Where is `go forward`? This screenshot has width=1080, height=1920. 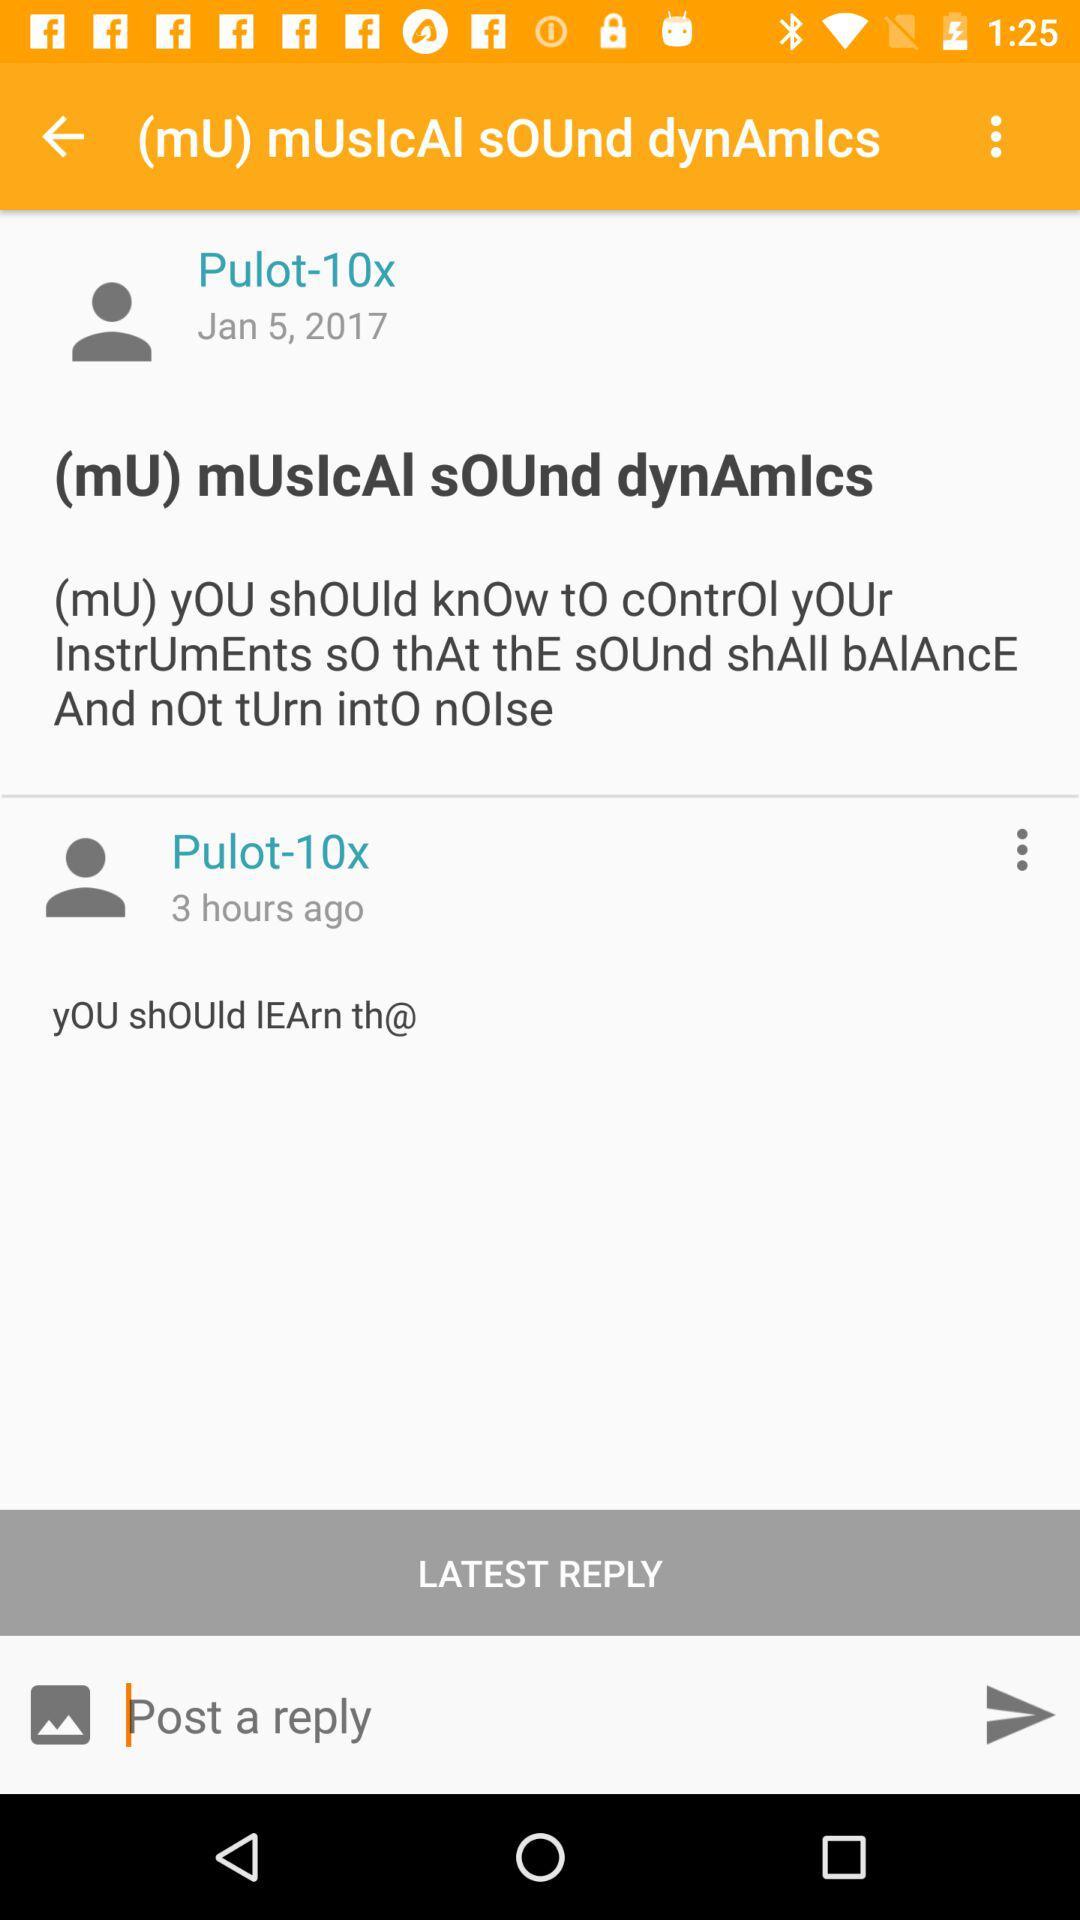
go forward is located at coordinates (1019, 1713).